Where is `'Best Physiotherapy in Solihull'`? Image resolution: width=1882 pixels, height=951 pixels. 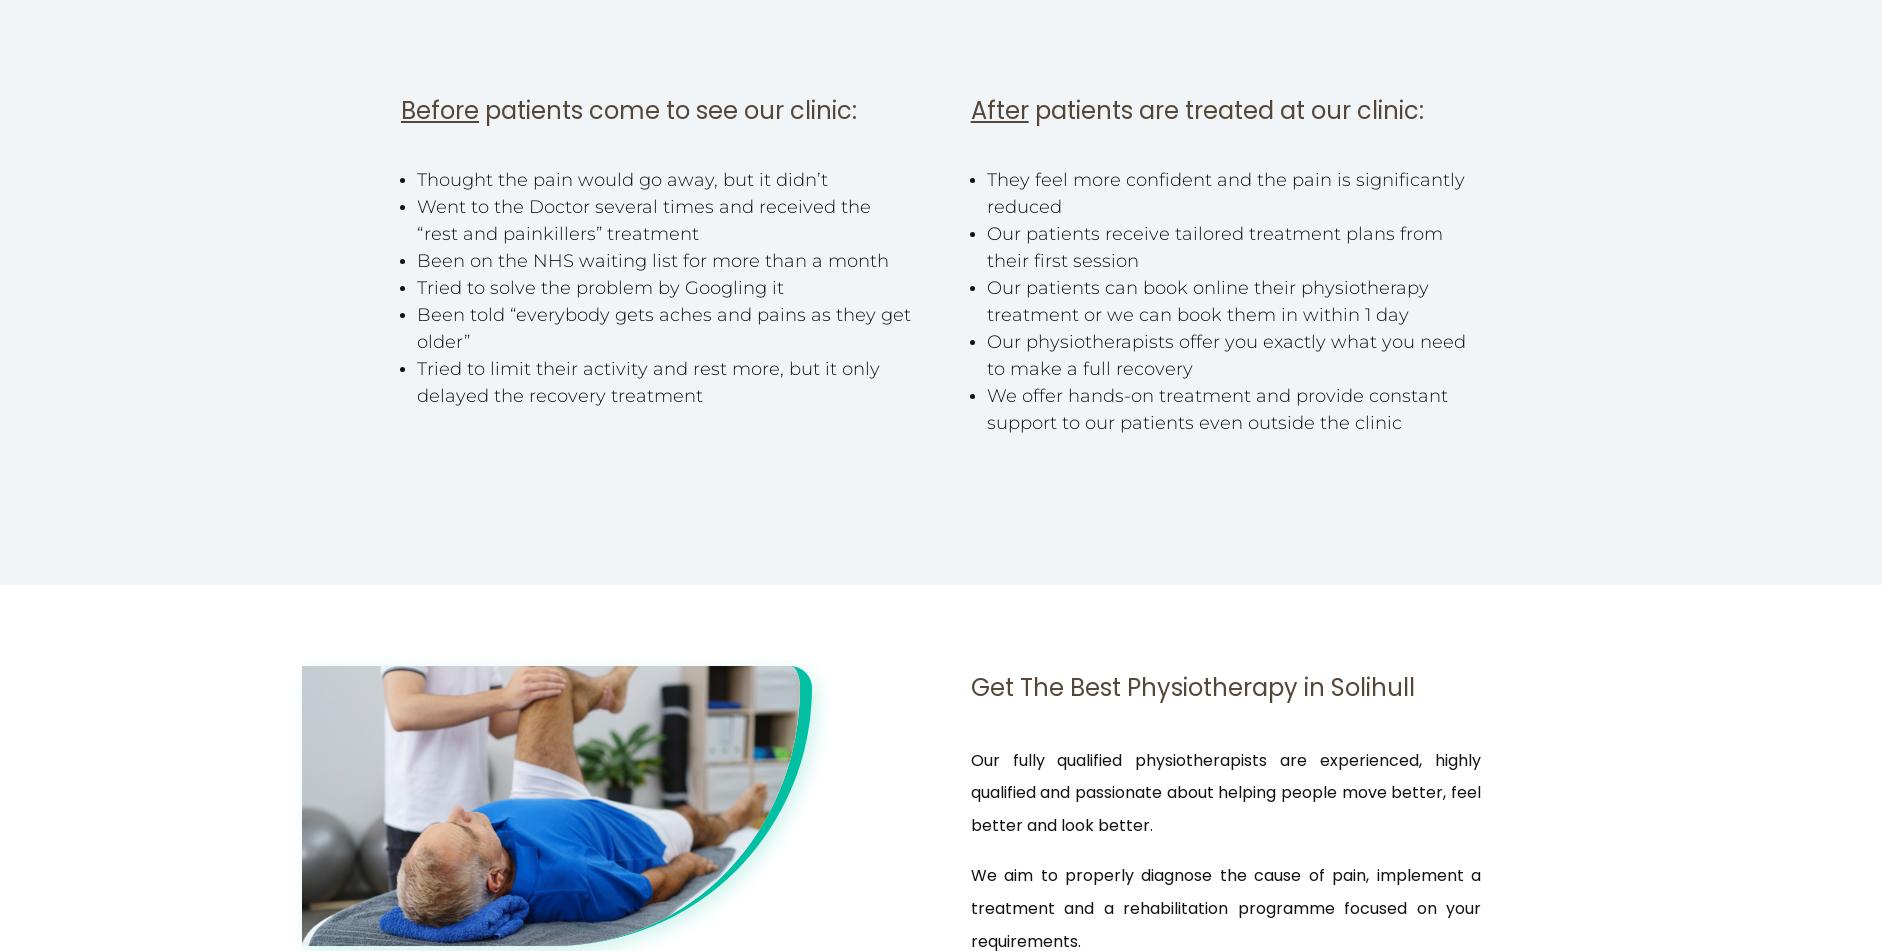 'Best Physiotherapy in Solihull' is located at coordinates (1241, 686).